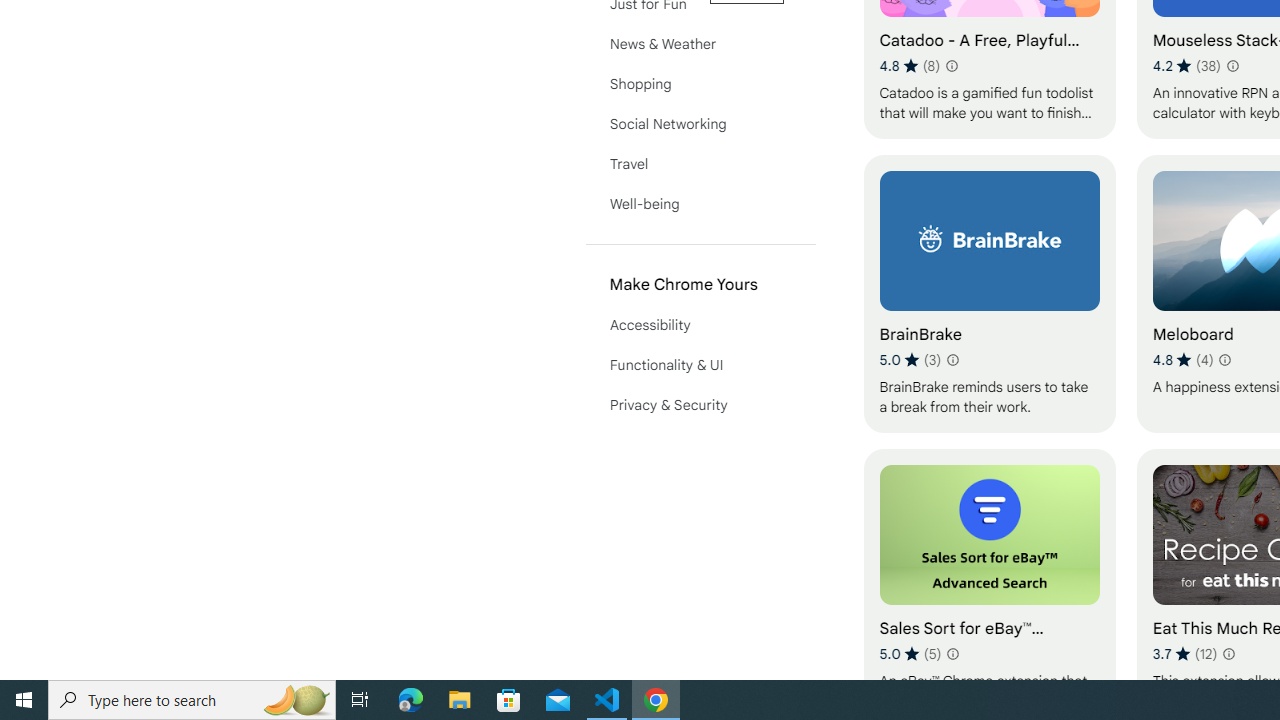  What do you see at coordinates (989, 293) in the screenshot?
I see `'BrainBrake'` at bounding box center [989, 293].